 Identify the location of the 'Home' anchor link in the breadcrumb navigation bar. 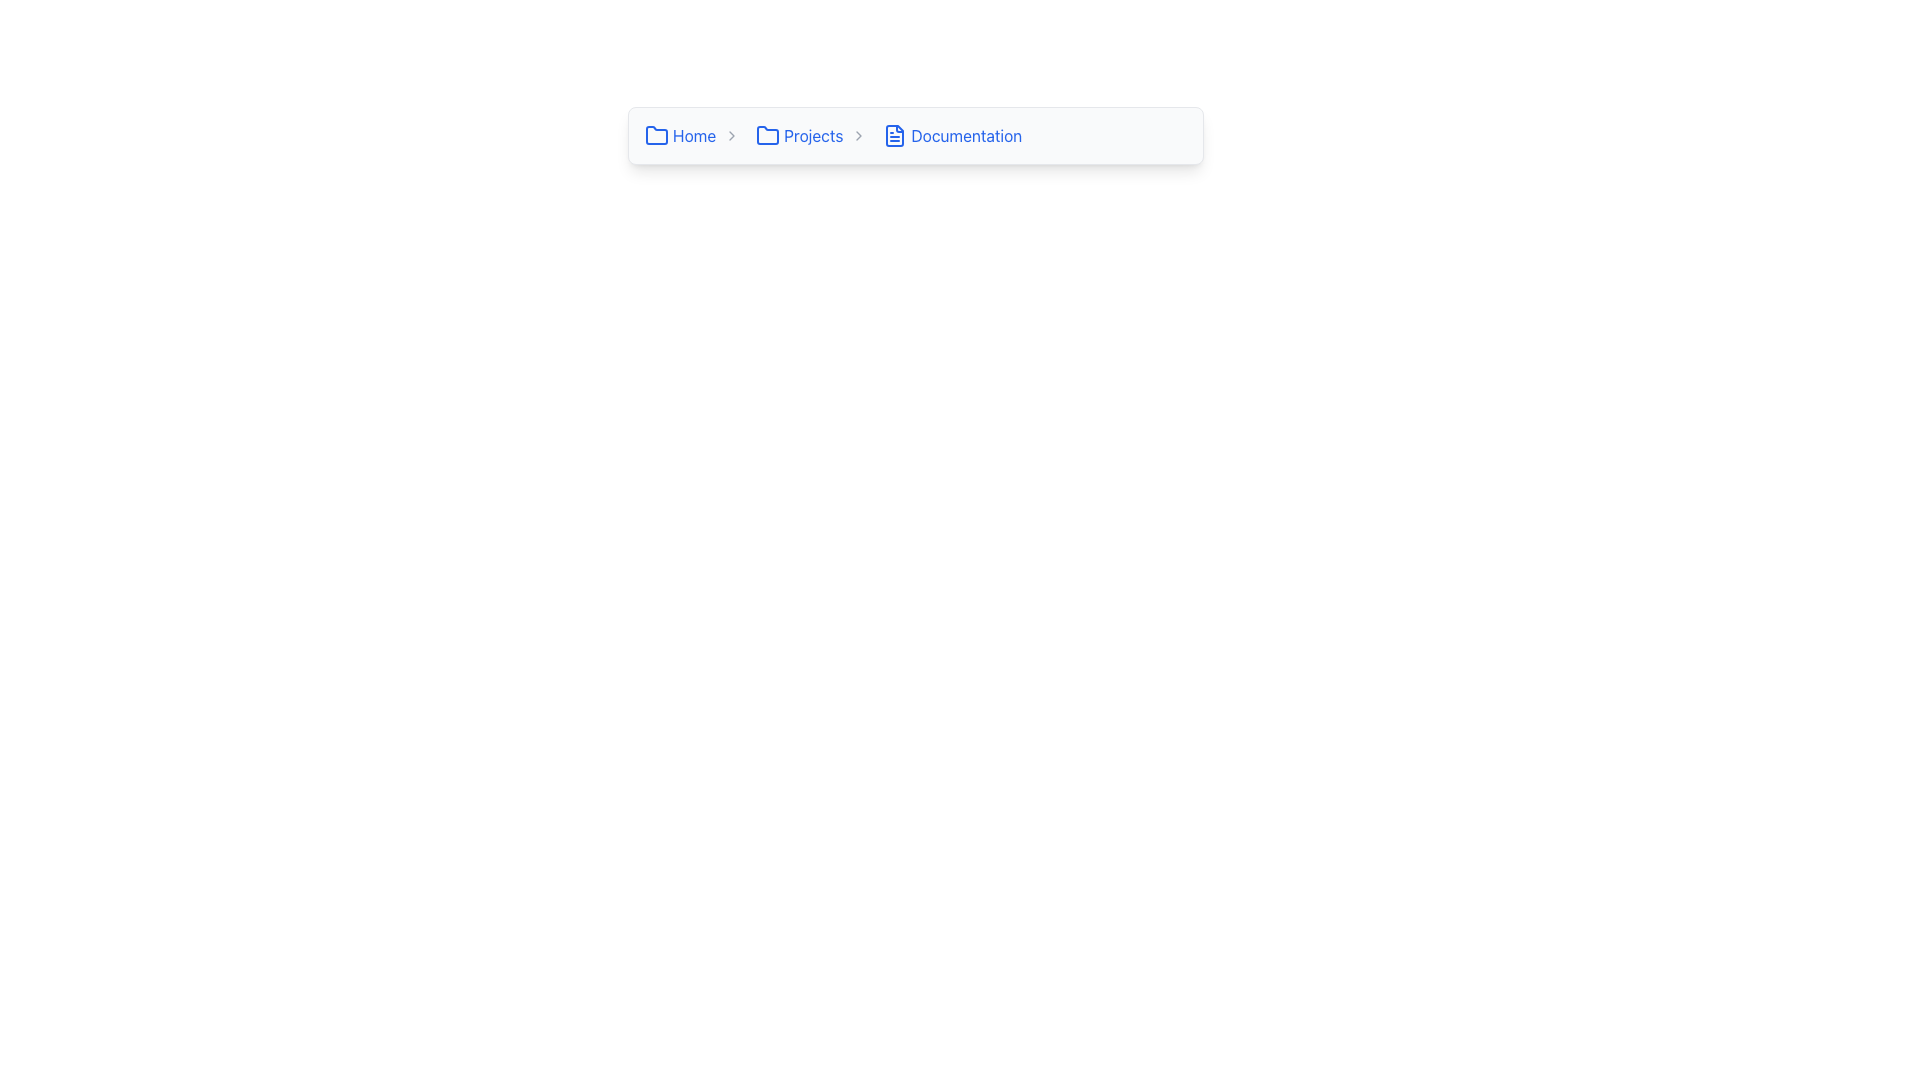
(680, 135).